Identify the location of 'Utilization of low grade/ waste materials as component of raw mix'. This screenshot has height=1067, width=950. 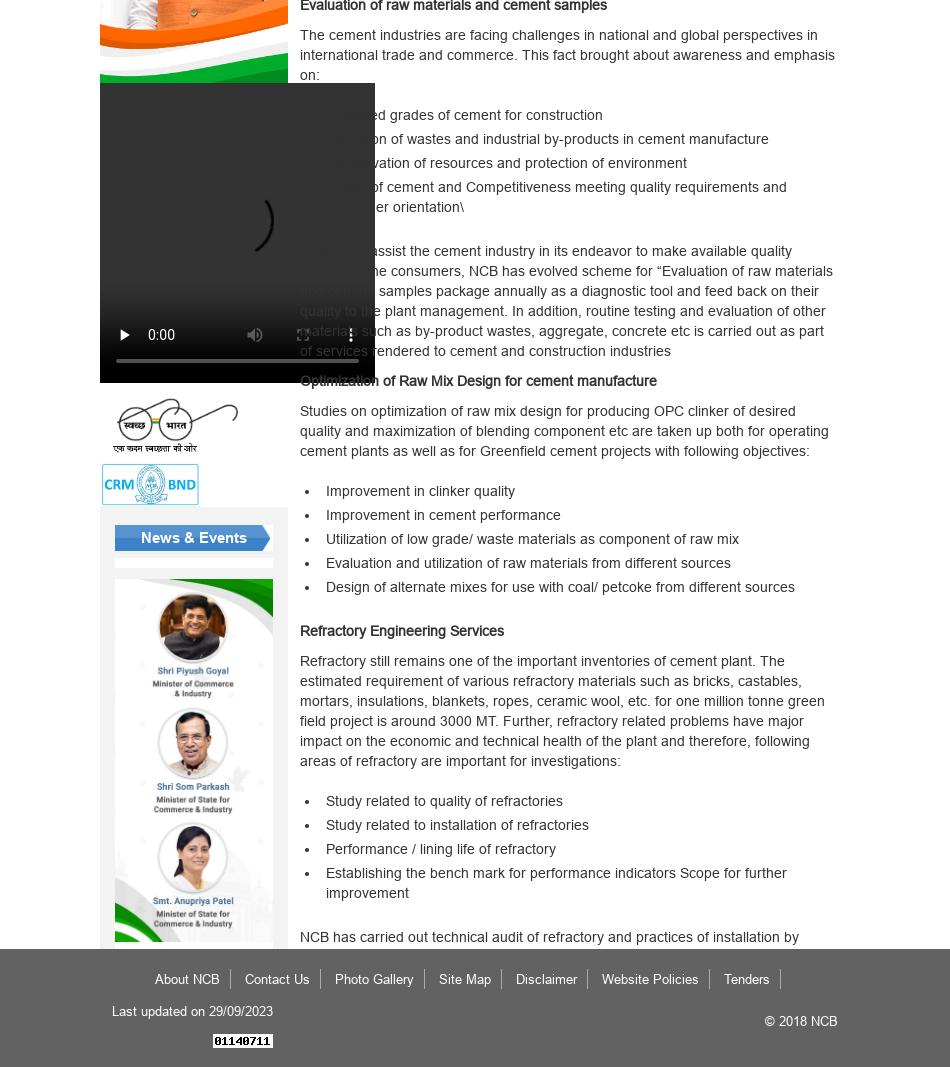
(531, 537).